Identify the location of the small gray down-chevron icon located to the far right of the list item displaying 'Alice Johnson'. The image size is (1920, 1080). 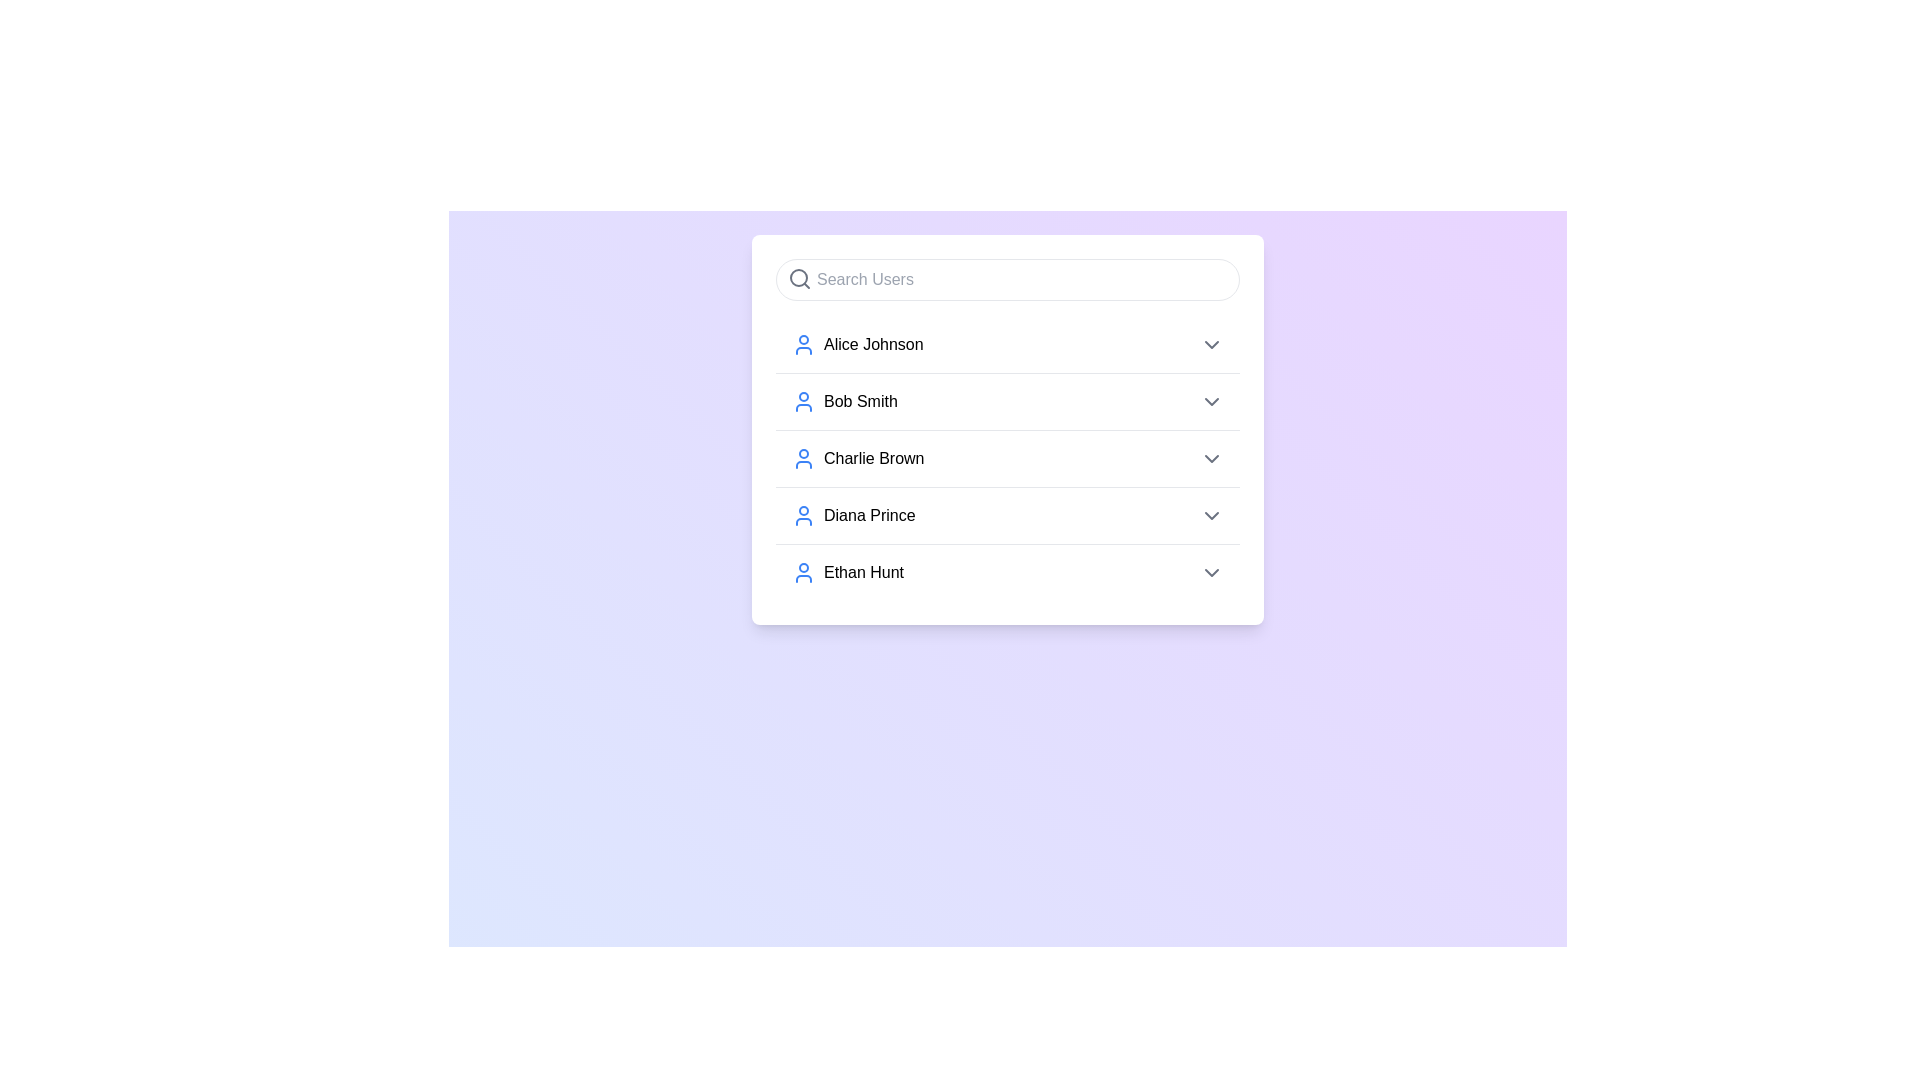
(1210, 343).